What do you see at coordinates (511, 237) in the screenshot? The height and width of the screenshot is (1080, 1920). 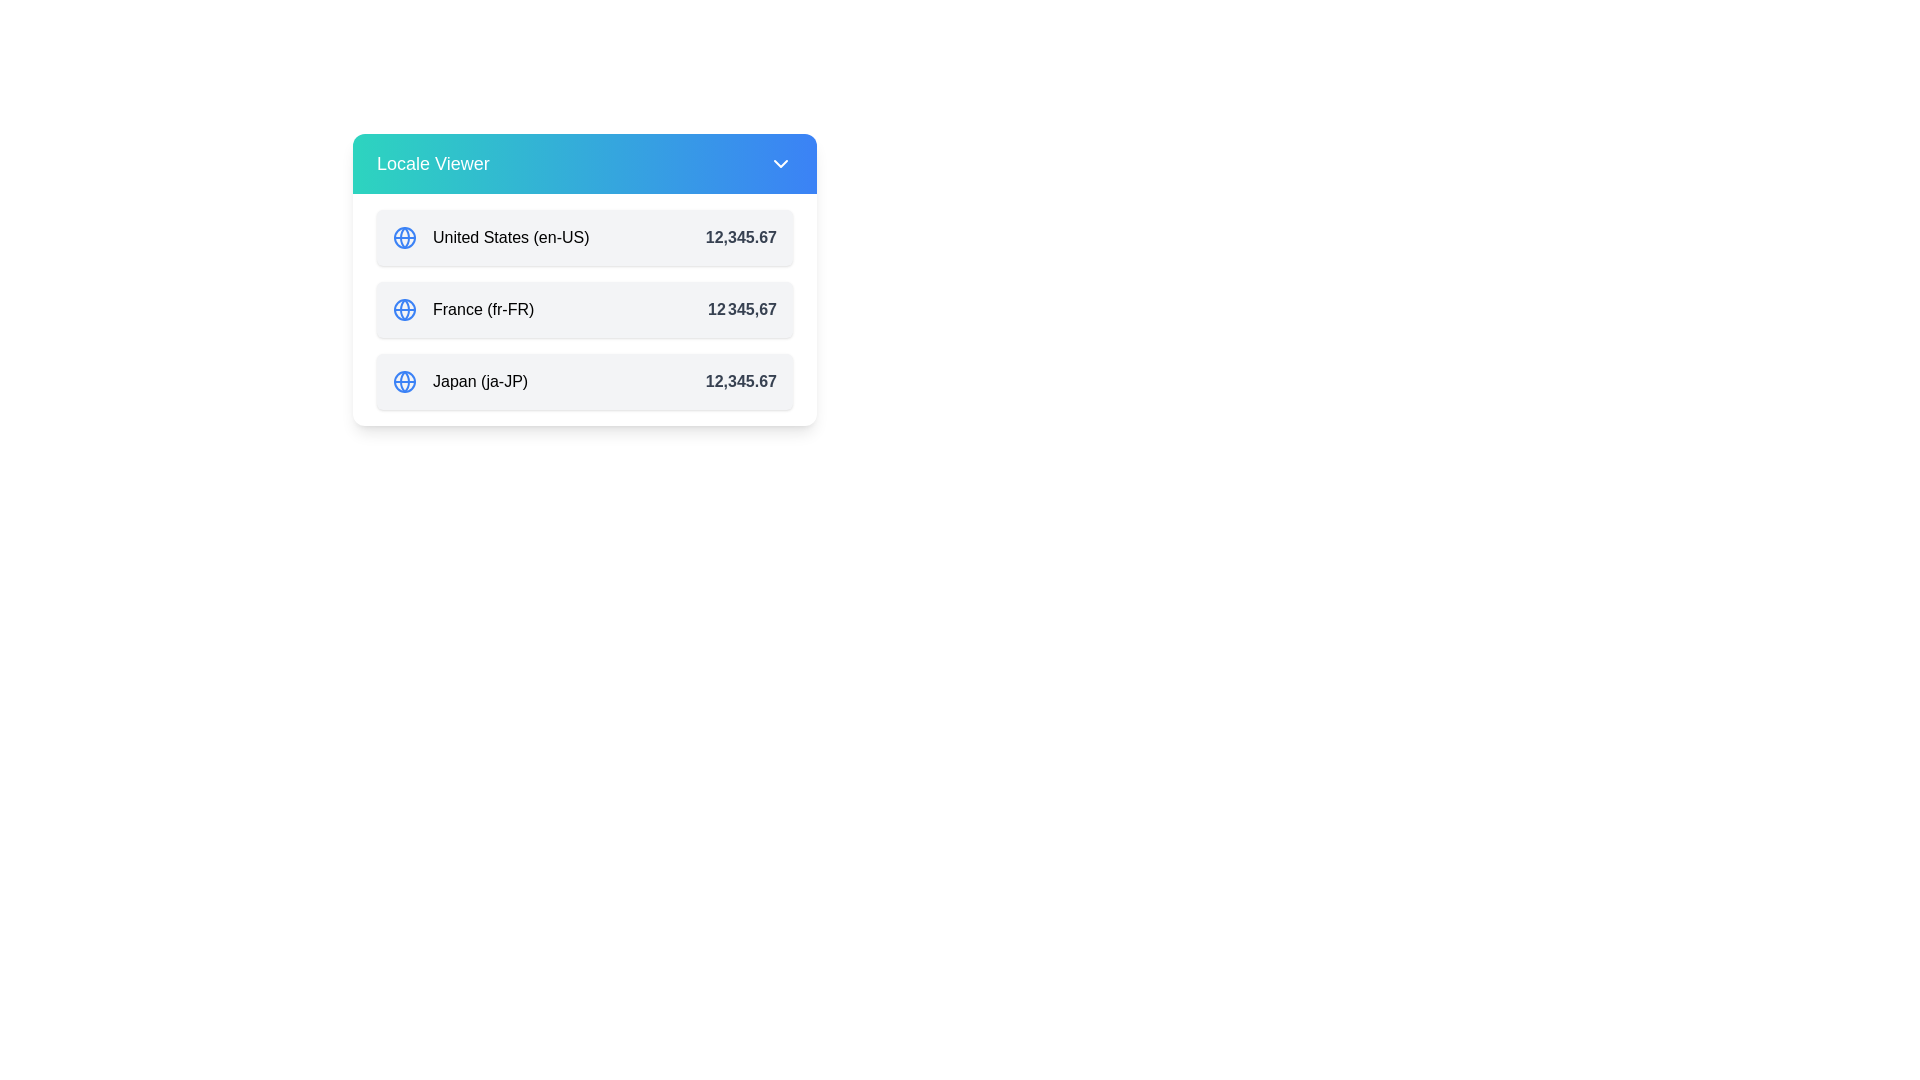 I see `the Plain text label indicating the locale setting for the United States and English (en-US) language preference, which is located alongside a blue globe icon in the 'Locale Viewer' list` at bounding box center [511, 237].